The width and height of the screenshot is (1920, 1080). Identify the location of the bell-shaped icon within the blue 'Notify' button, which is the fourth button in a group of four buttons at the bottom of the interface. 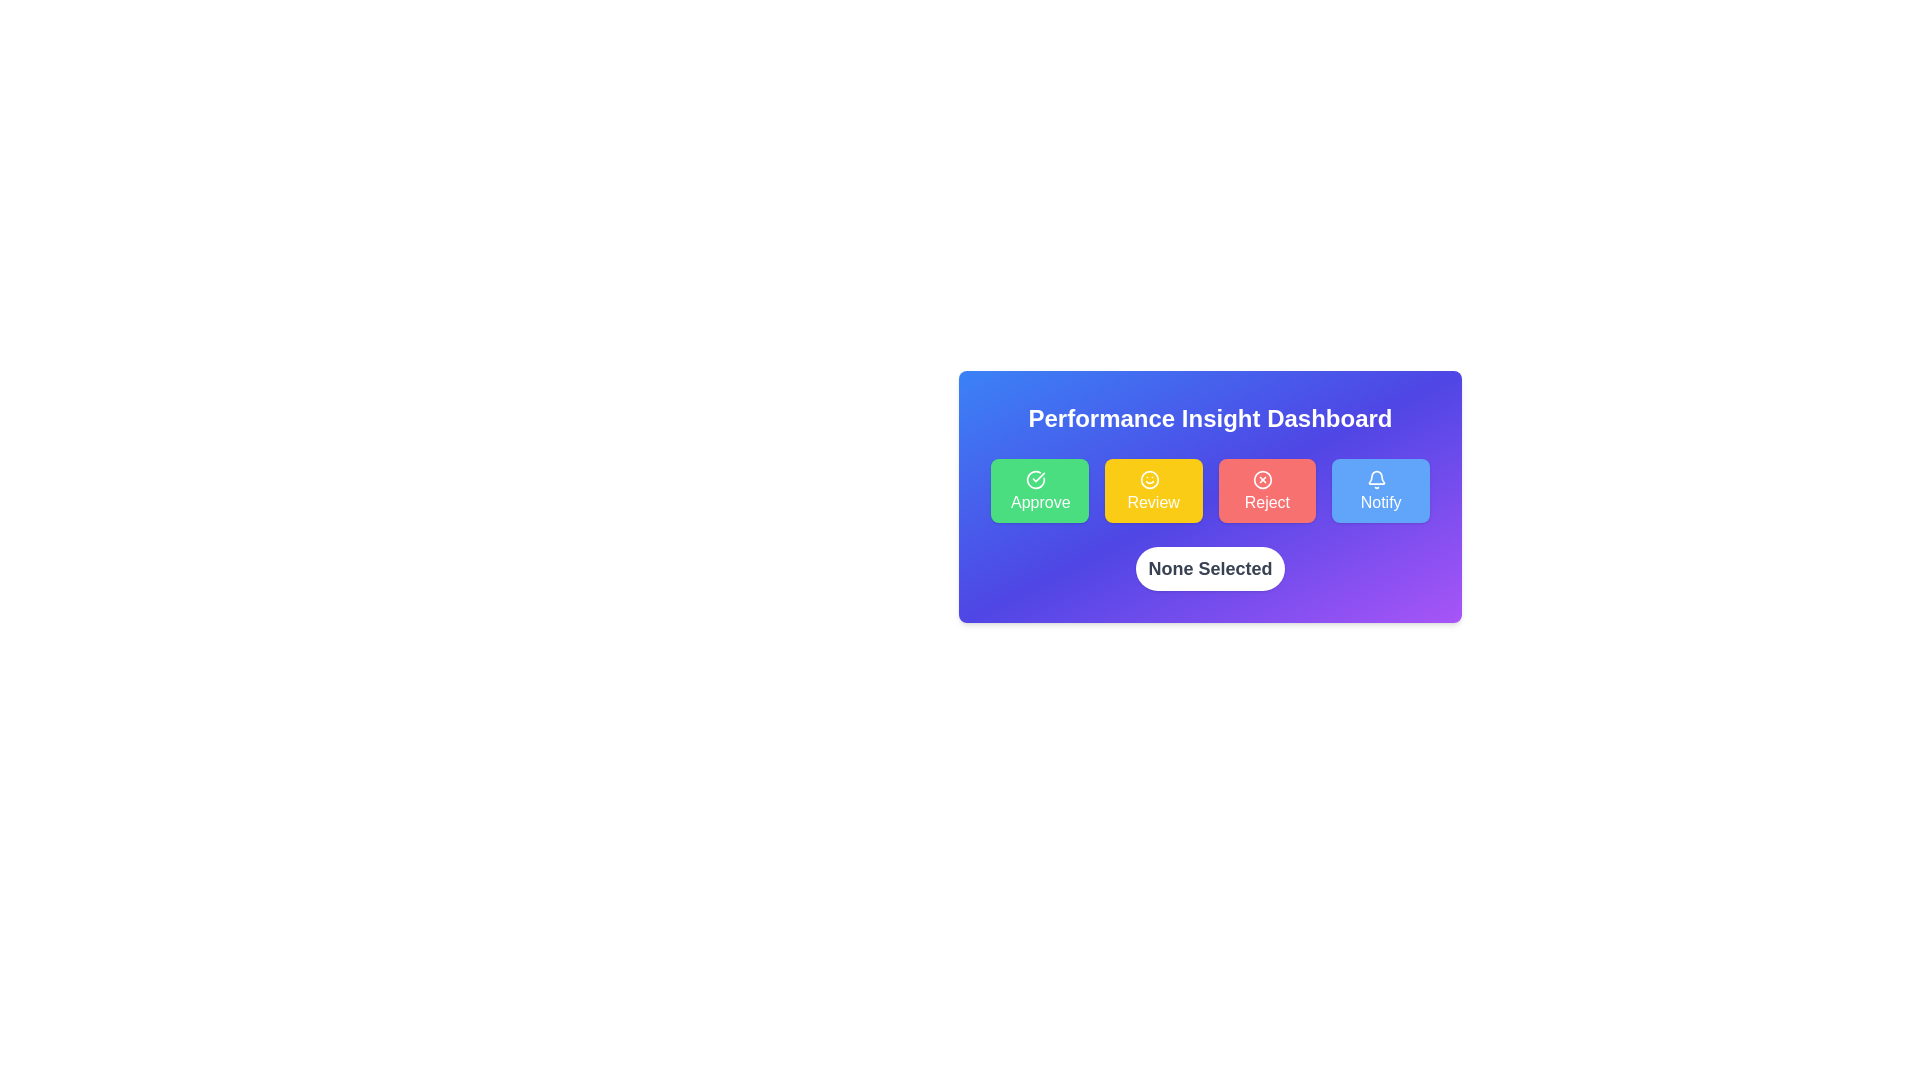
(1376, 479).